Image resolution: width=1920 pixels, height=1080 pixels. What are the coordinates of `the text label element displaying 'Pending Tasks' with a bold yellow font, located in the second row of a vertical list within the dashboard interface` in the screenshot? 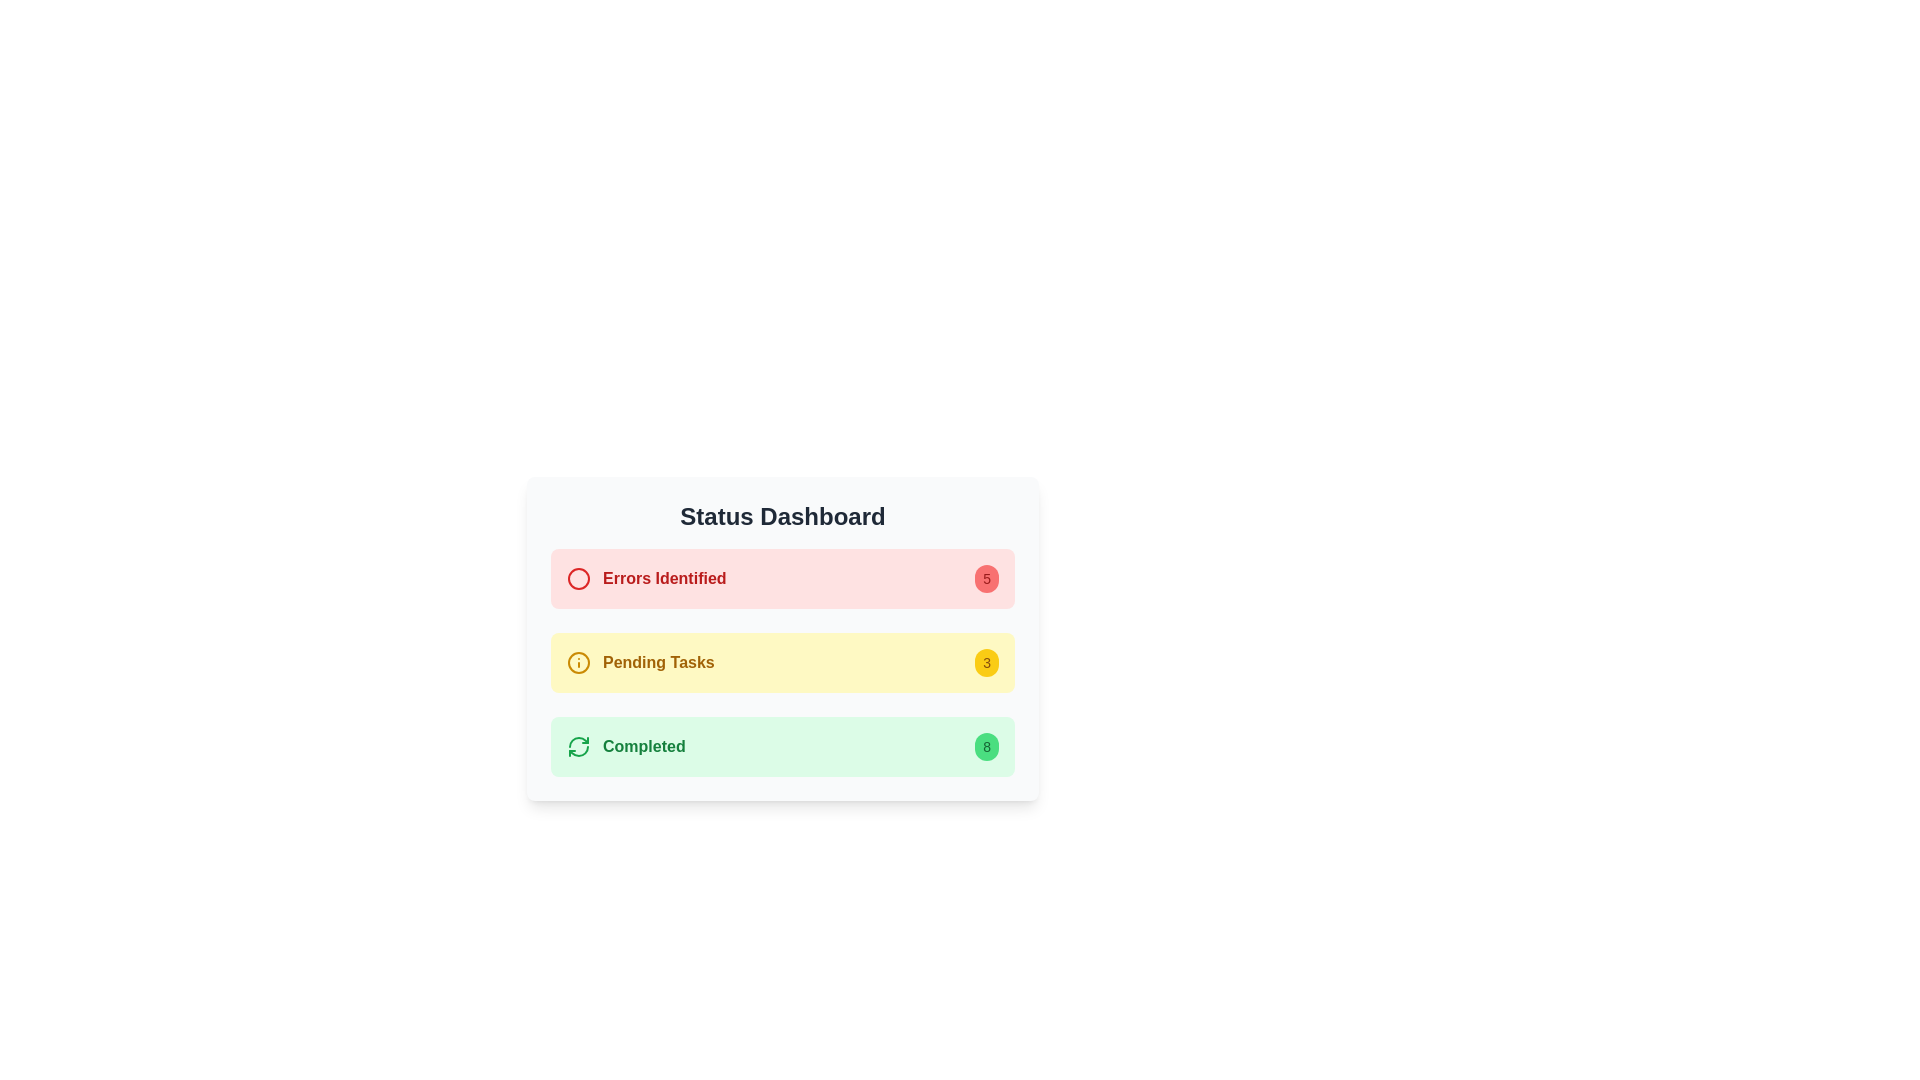 It's located at (658, 663).